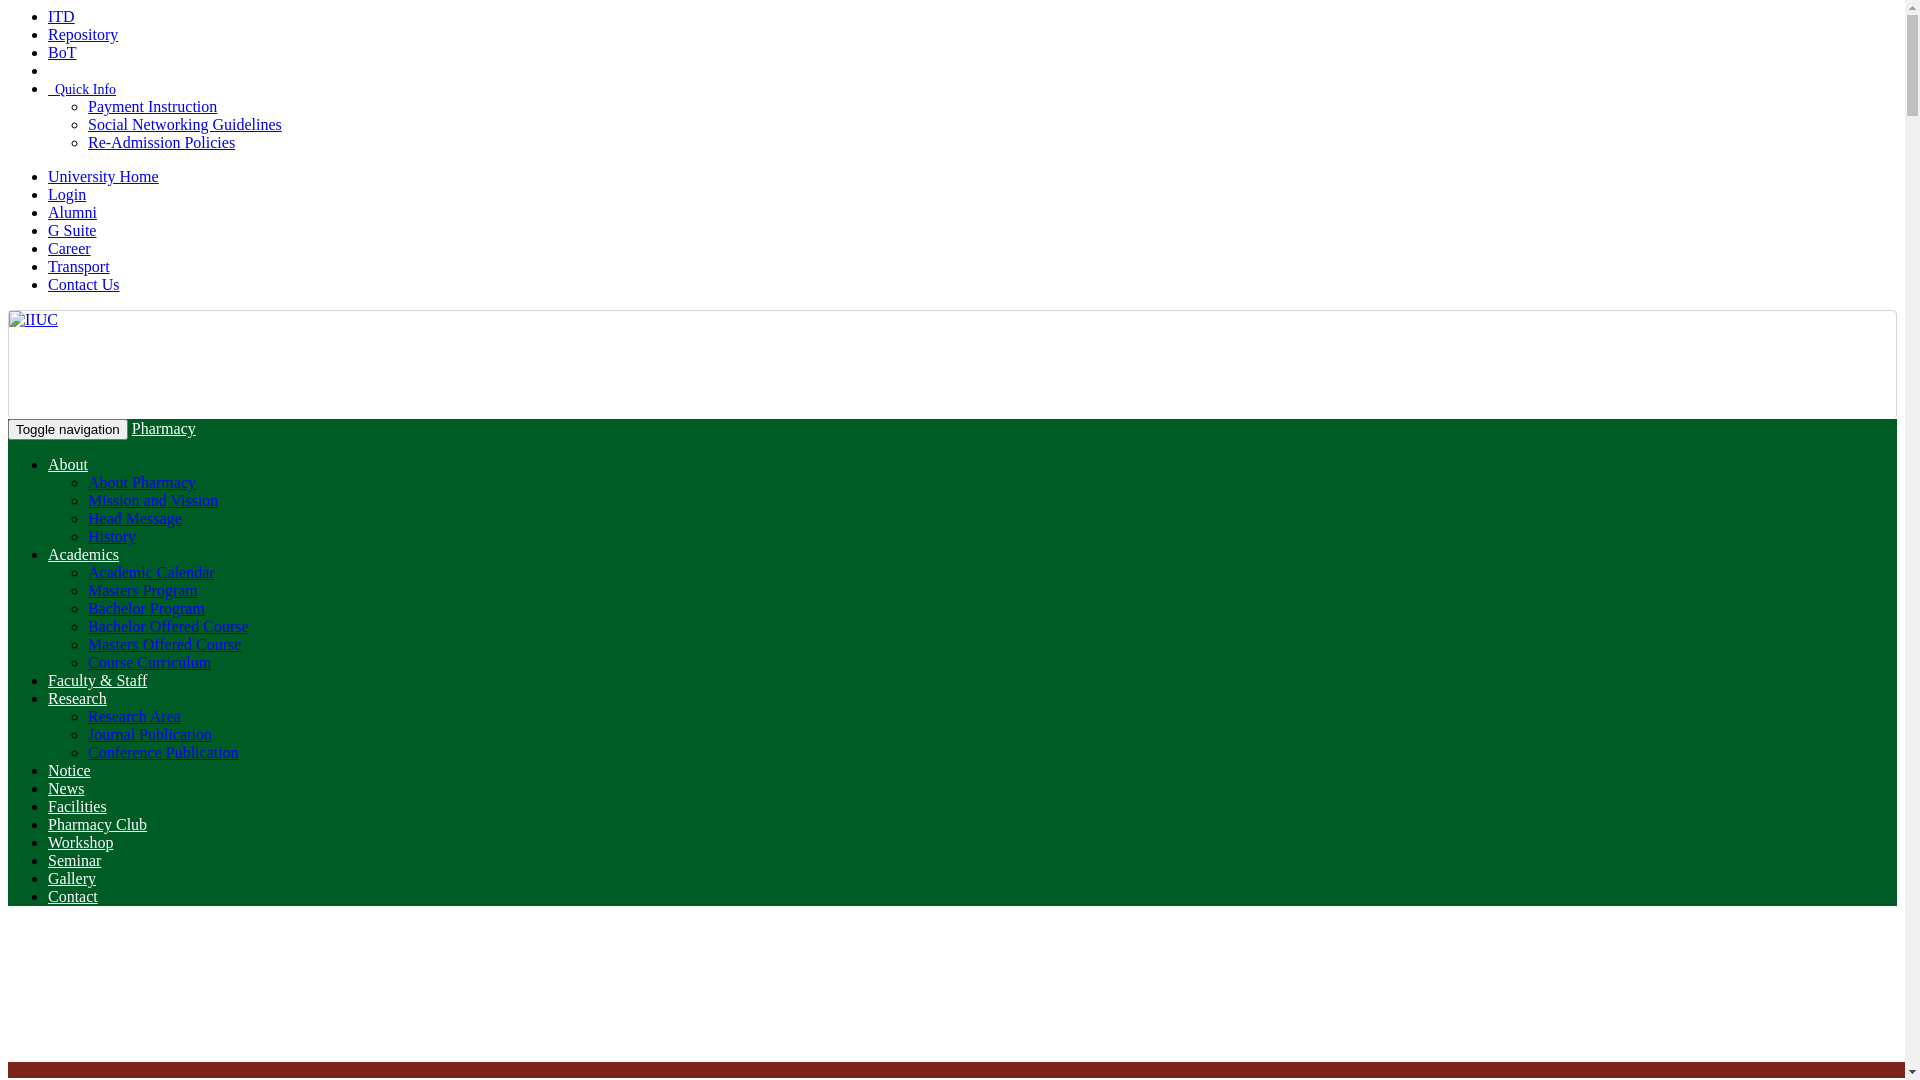  What do you see at coordinates (148, 662) in the screenshot?
I see `'Course Curriculum'` at bounding box center [148, 662].